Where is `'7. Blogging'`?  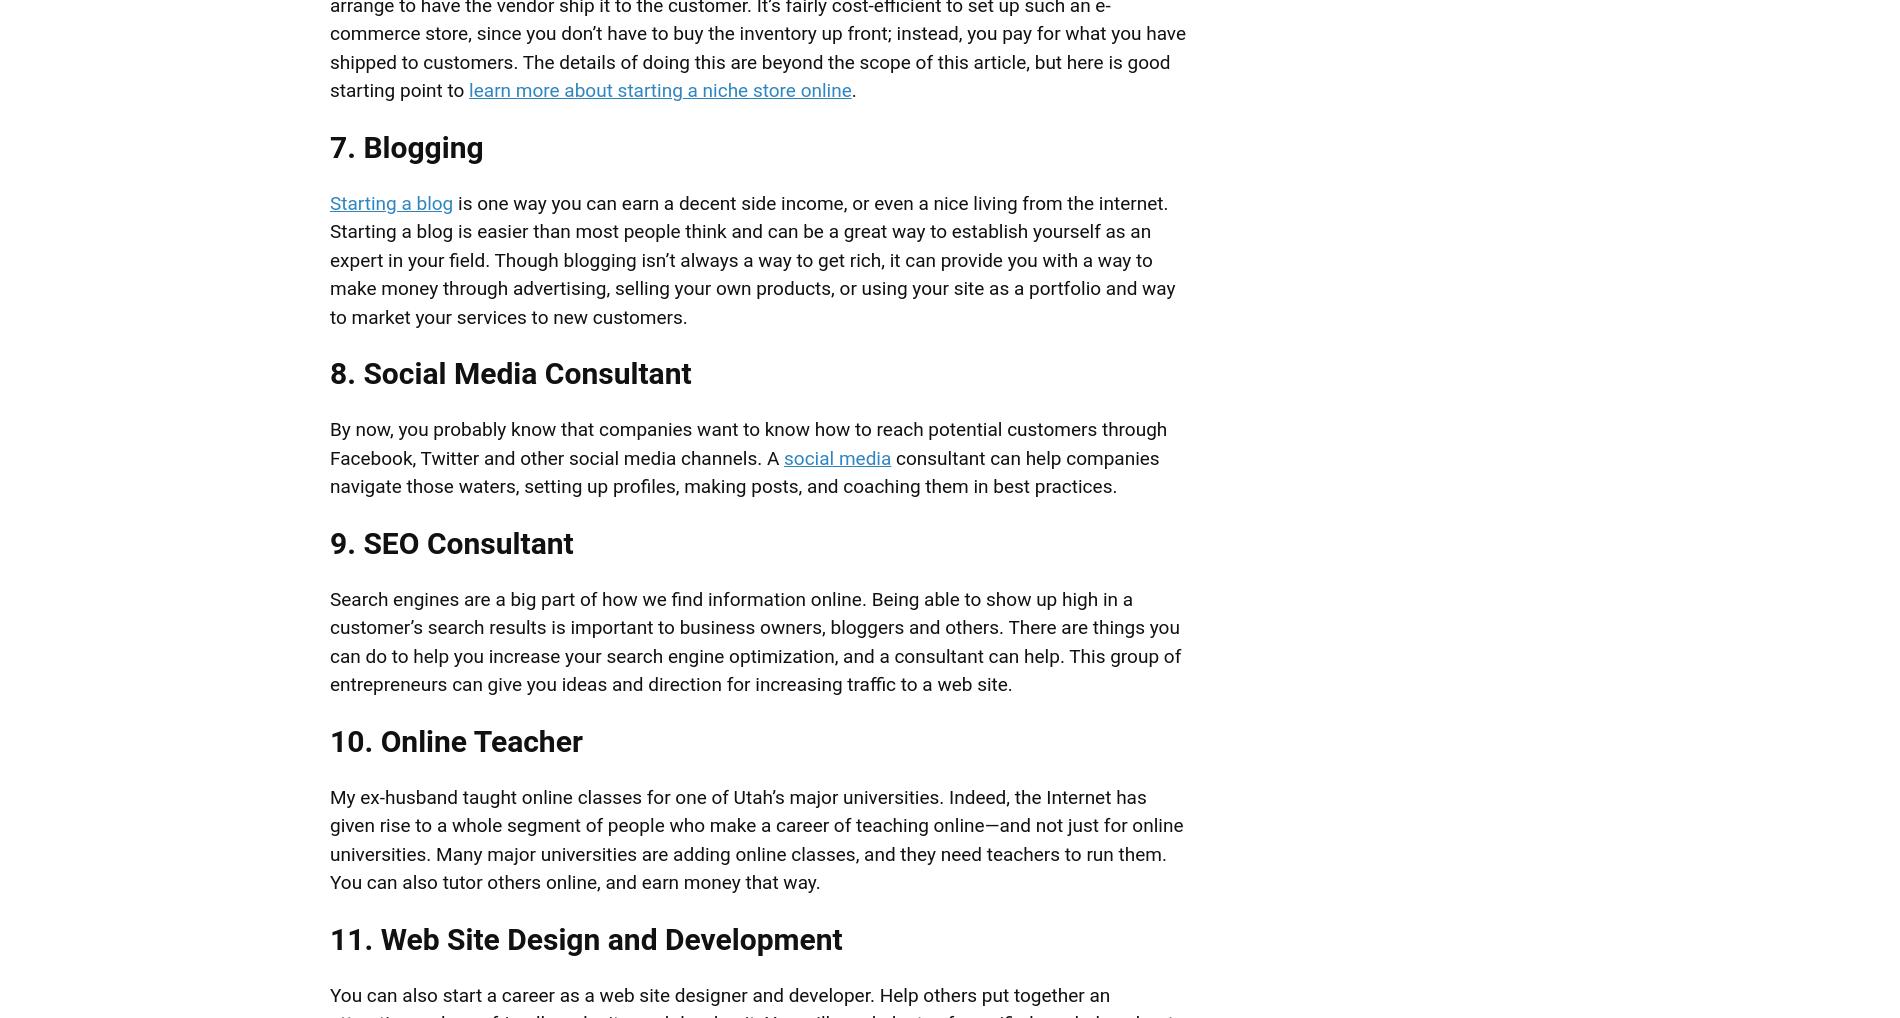
'7. Blogging' is located at coordinates (405, 145).